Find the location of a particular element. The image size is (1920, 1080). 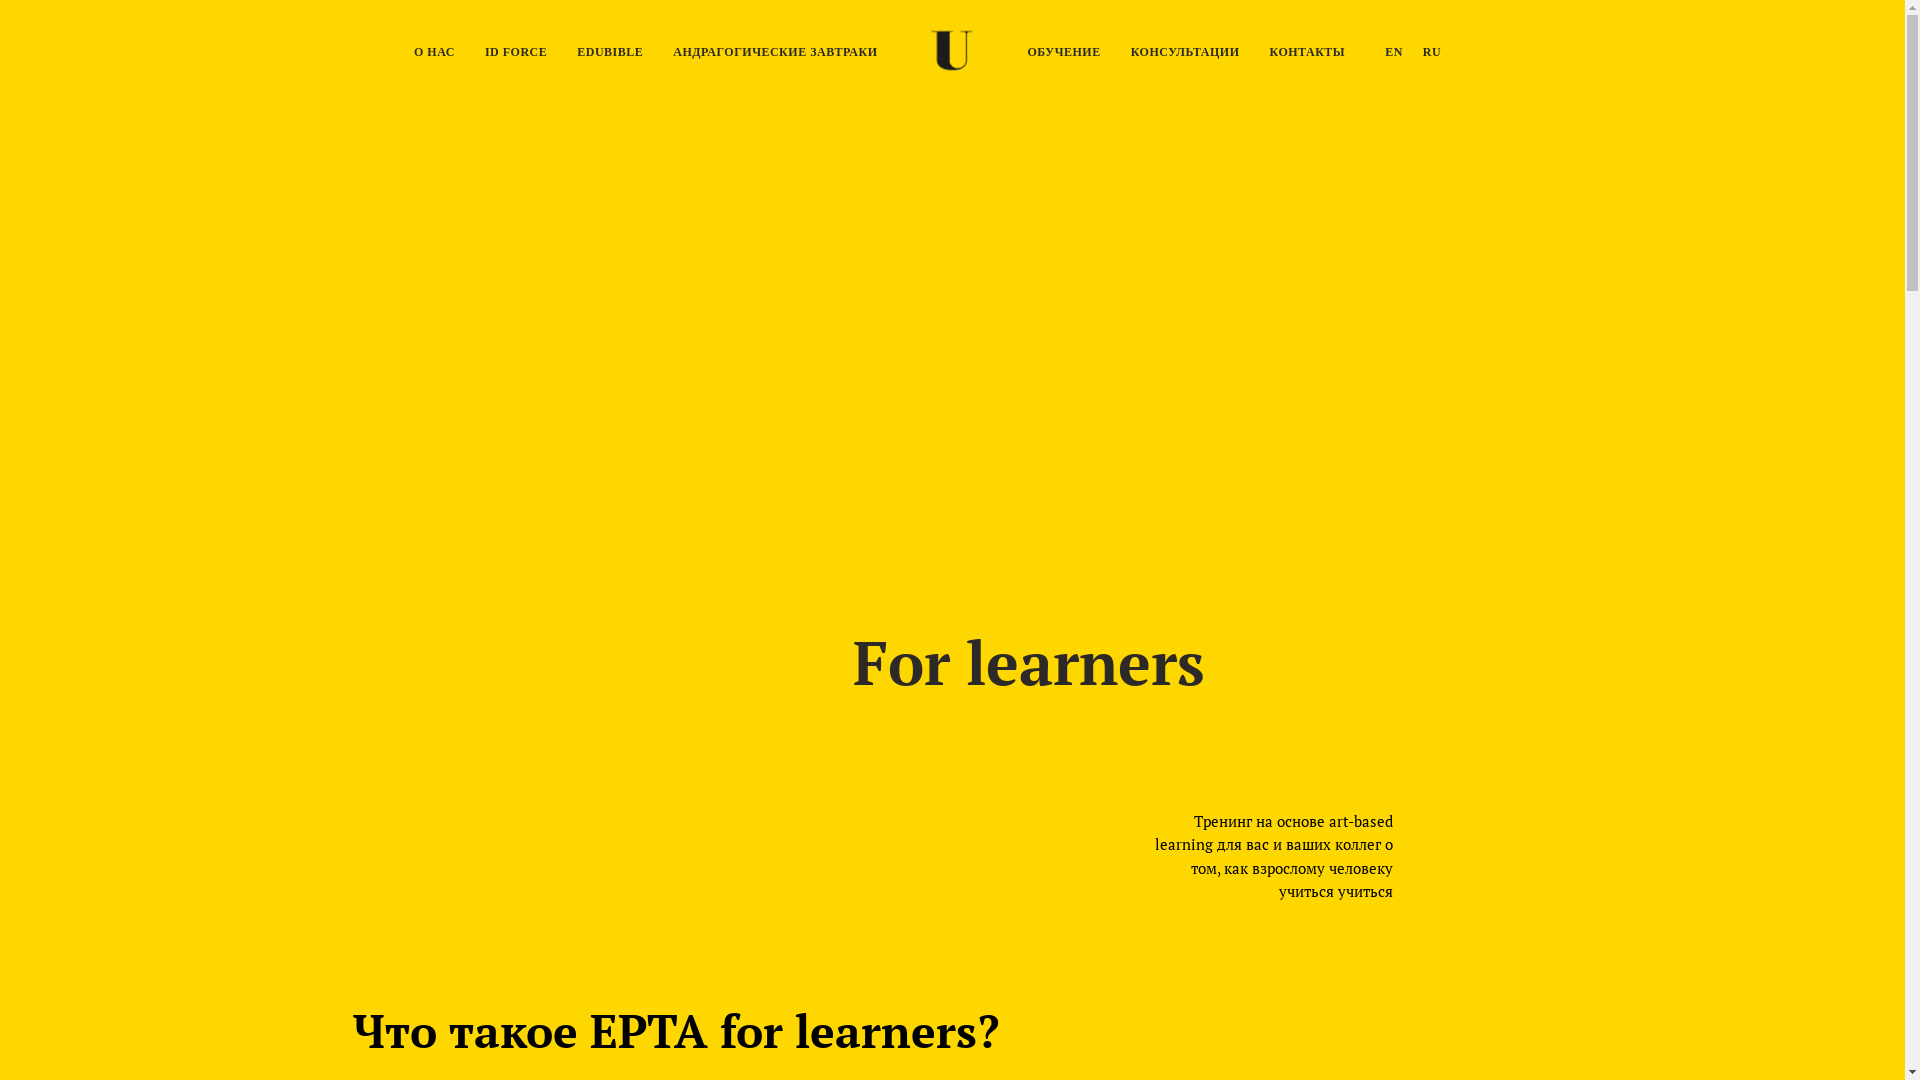

'EDUBIBLE' is located at coordinates (608, 50).